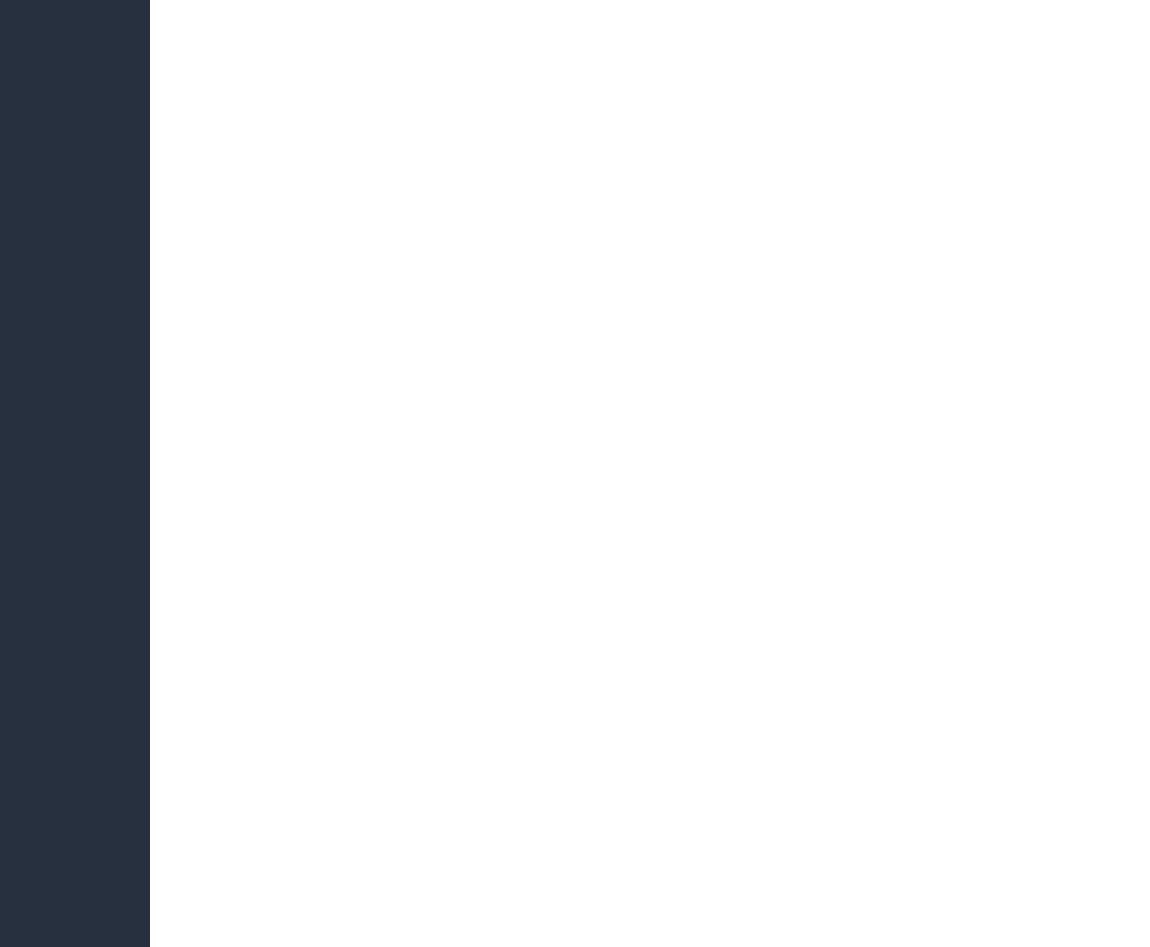 The image size is (1150, 947). Describe the element at coordinates (470, 174) in the screenshot. I see `'Nato's Russia-deterrent force 'fully operational''` at that location.